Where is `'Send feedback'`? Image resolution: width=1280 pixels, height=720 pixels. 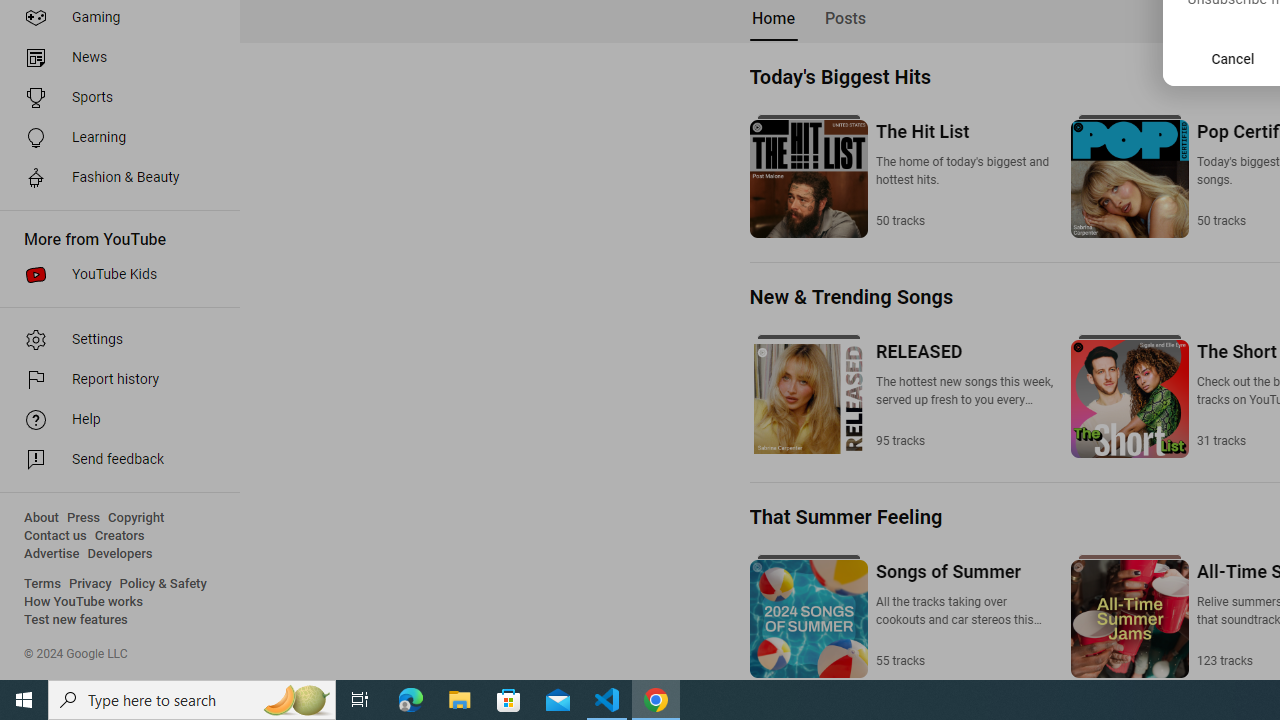
'Send feedback' is located at coordinates (112, 460).